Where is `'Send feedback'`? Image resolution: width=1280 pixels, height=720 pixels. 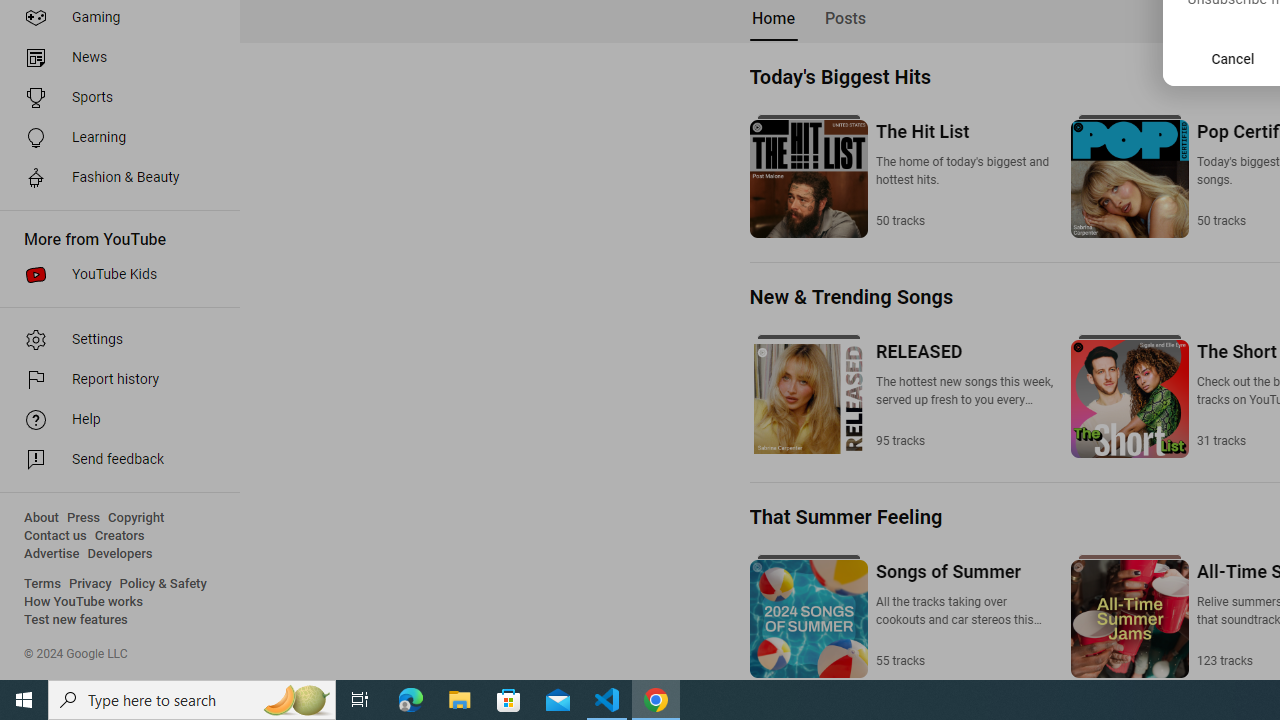
'Send feedback' is located at coordinates (112, 460).